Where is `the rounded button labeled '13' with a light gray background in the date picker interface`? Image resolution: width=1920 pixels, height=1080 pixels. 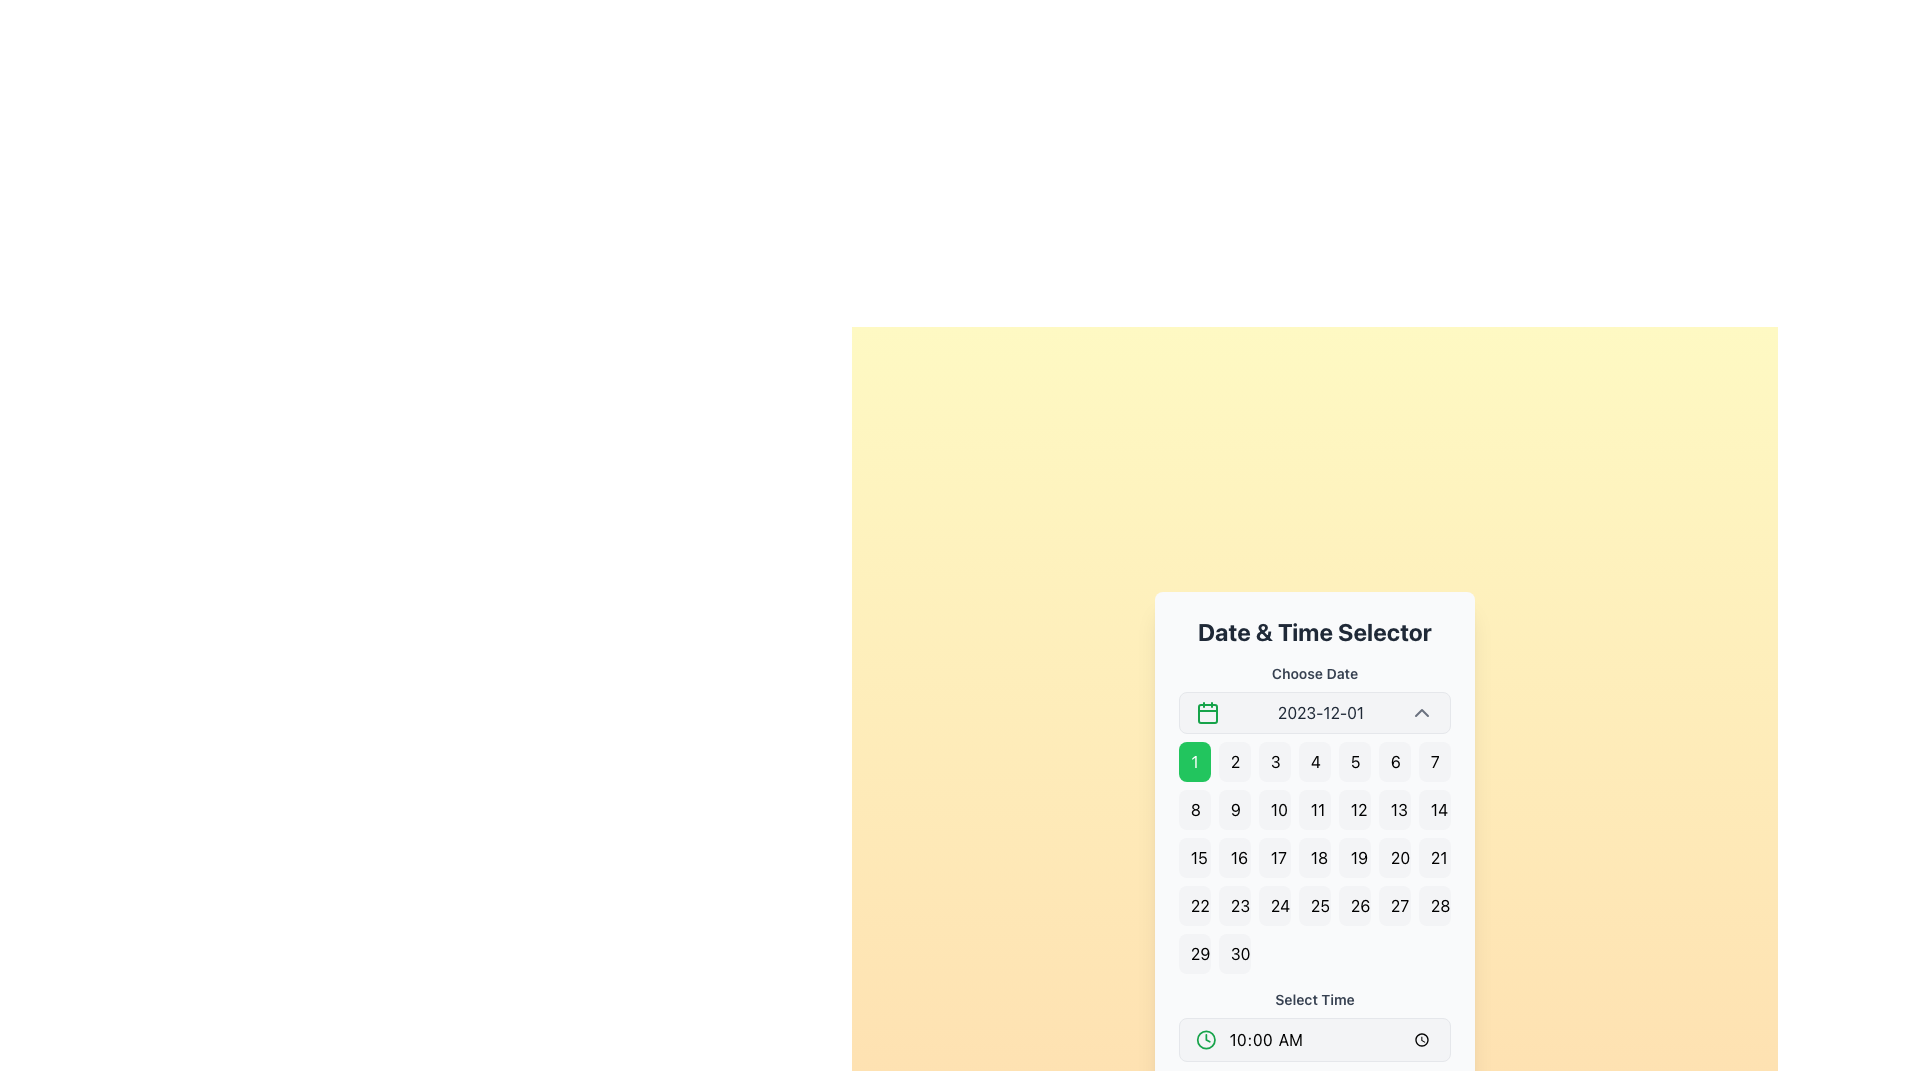 the rounded button labeled '13' with a light gray background in the date picker interface is located at coordinates (1394, 810).